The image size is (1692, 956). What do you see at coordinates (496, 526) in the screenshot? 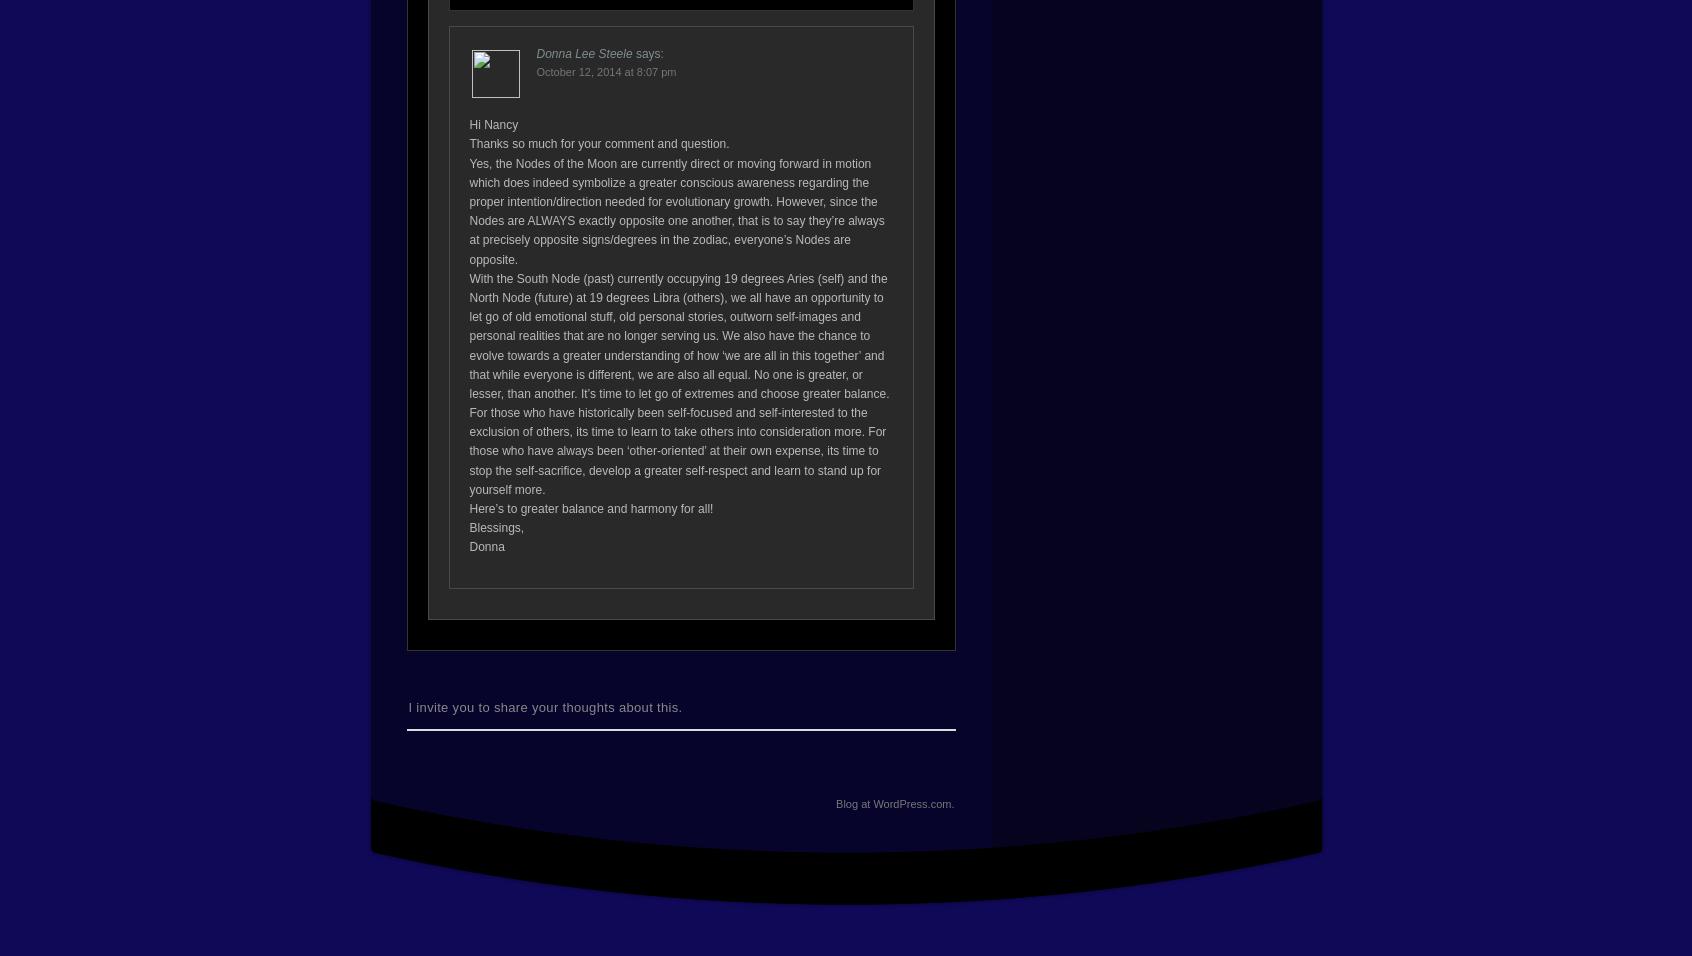
I see `'Blessings,'` at bounding box center [496, 526].